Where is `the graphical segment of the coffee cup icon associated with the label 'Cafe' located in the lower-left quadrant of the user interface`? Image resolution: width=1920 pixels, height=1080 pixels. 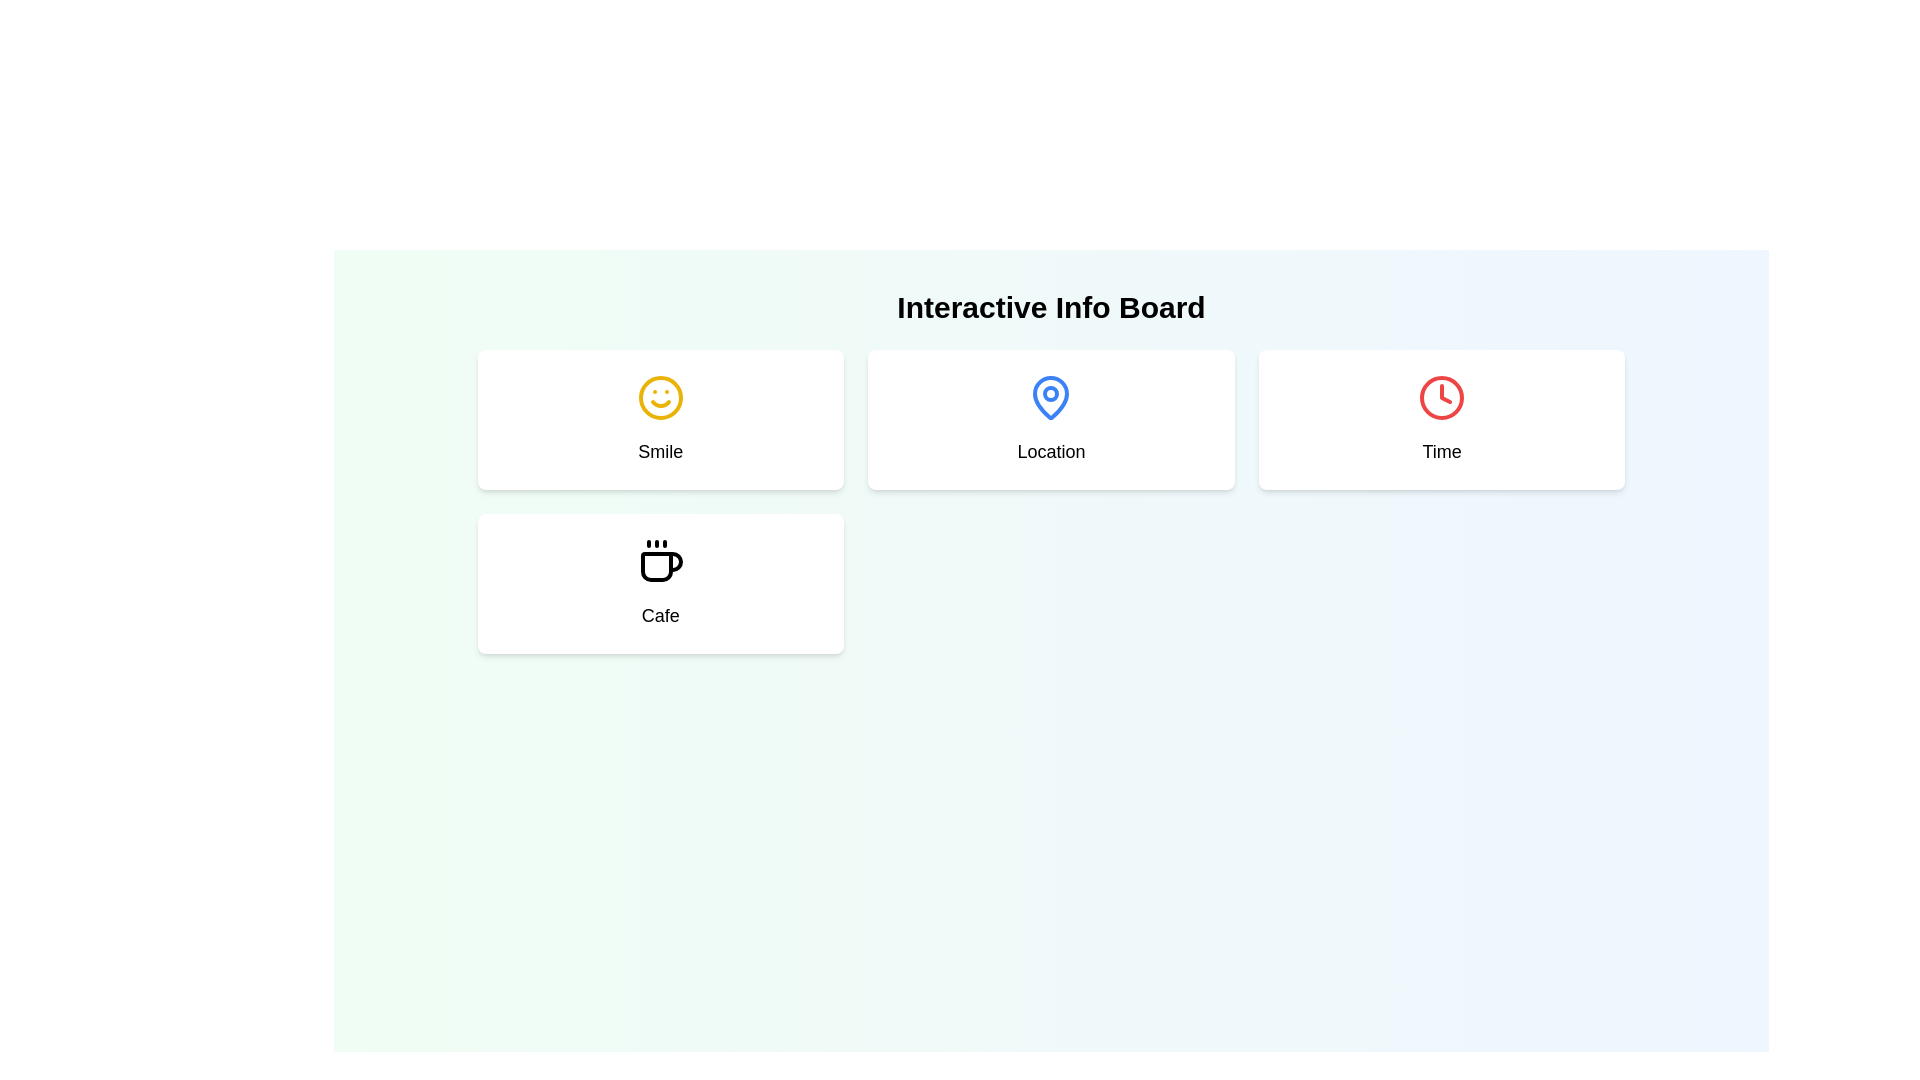 the graphical segment of the coffee cup icon associated with the label 'Cafe' located in the lower-left quadrant of the user interface is located at coordinates (661, 567).